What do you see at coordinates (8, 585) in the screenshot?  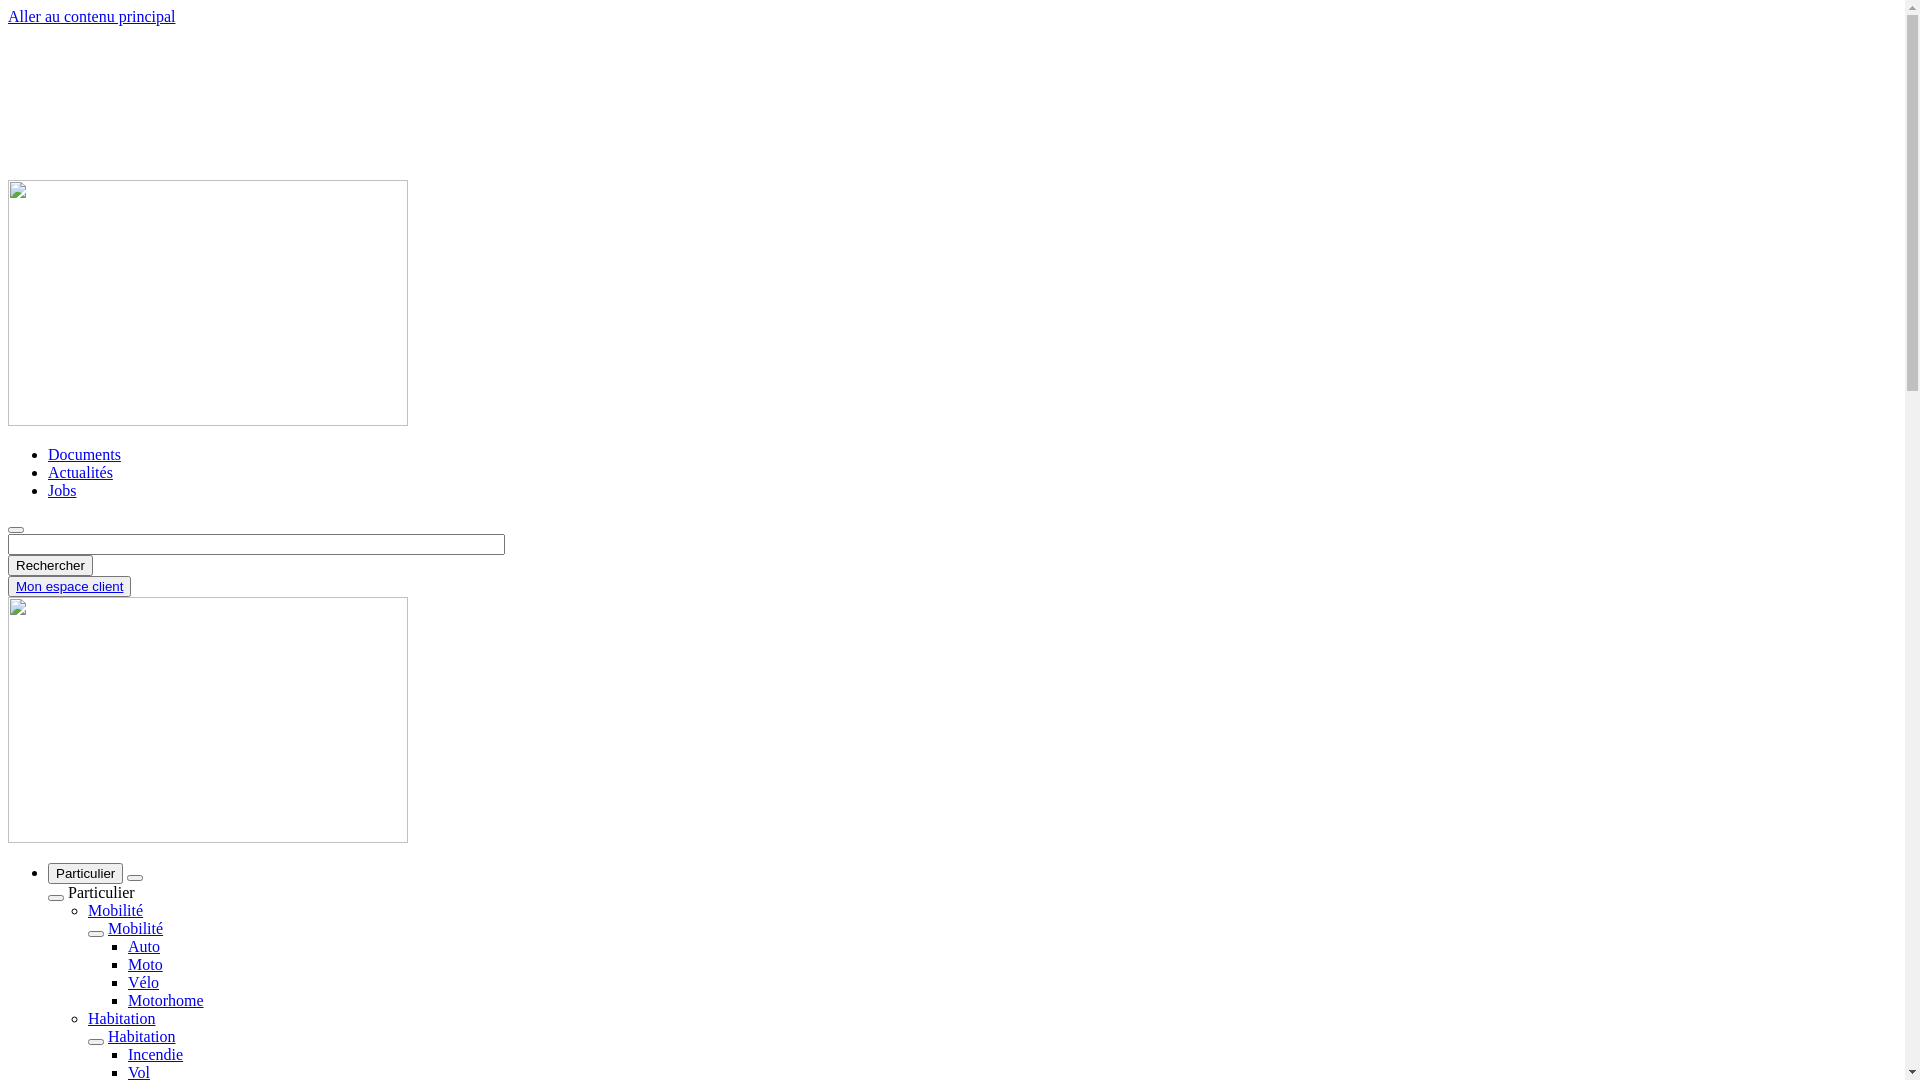 I see `'Mon espace client'` at bounding box center [8, 585].